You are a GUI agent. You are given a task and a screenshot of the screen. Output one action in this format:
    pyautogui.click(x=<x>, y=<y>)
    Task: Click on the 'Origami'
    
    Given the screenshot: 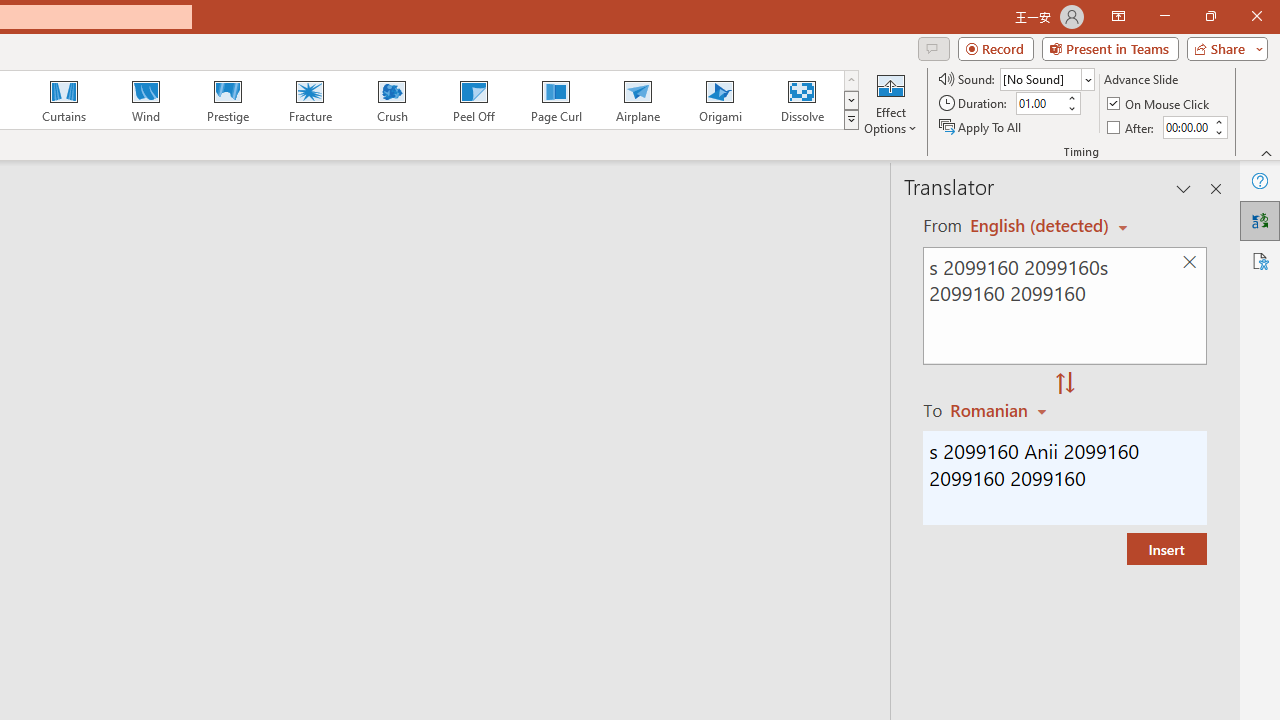 What is the action you would take?
    pyautogui.click(x=720, y=100)
    